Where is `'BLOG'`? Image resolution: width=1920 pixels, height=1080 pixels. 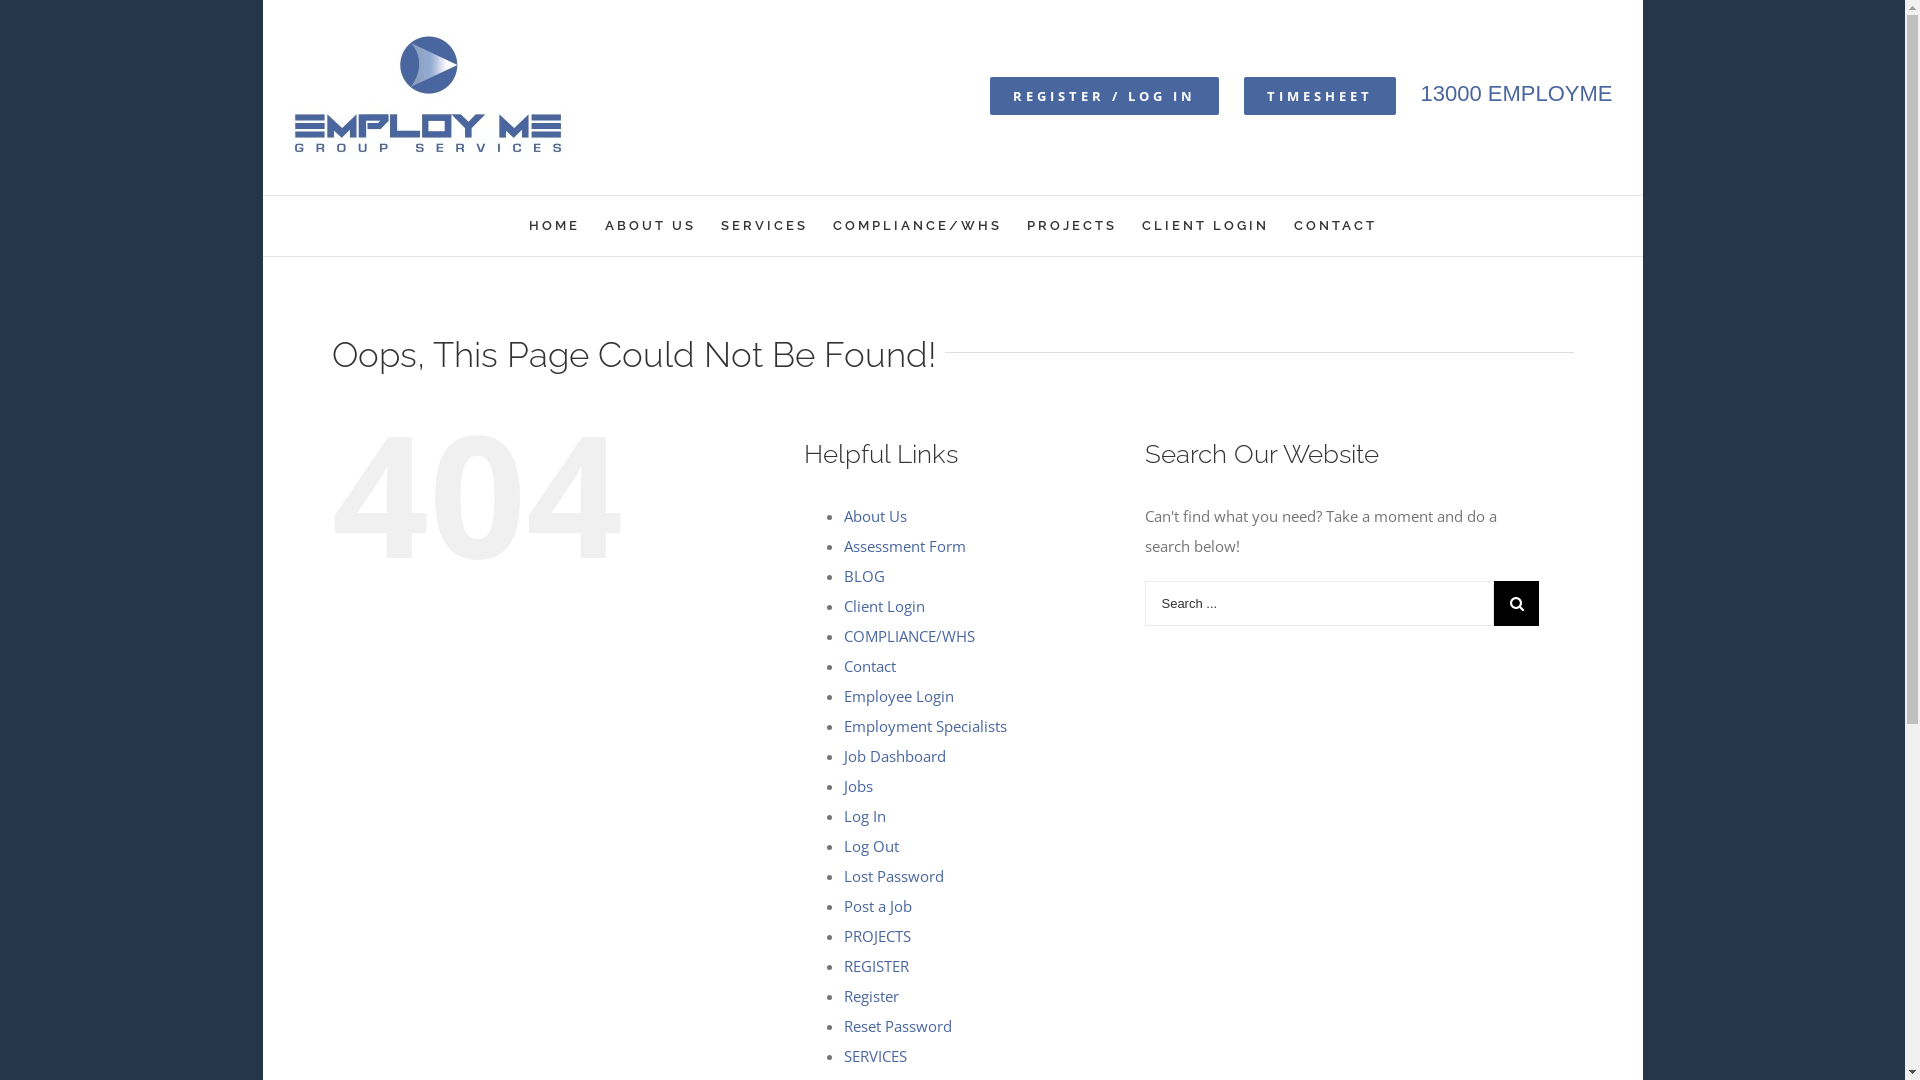
'BLOG' is located at coordinates (864, 575).